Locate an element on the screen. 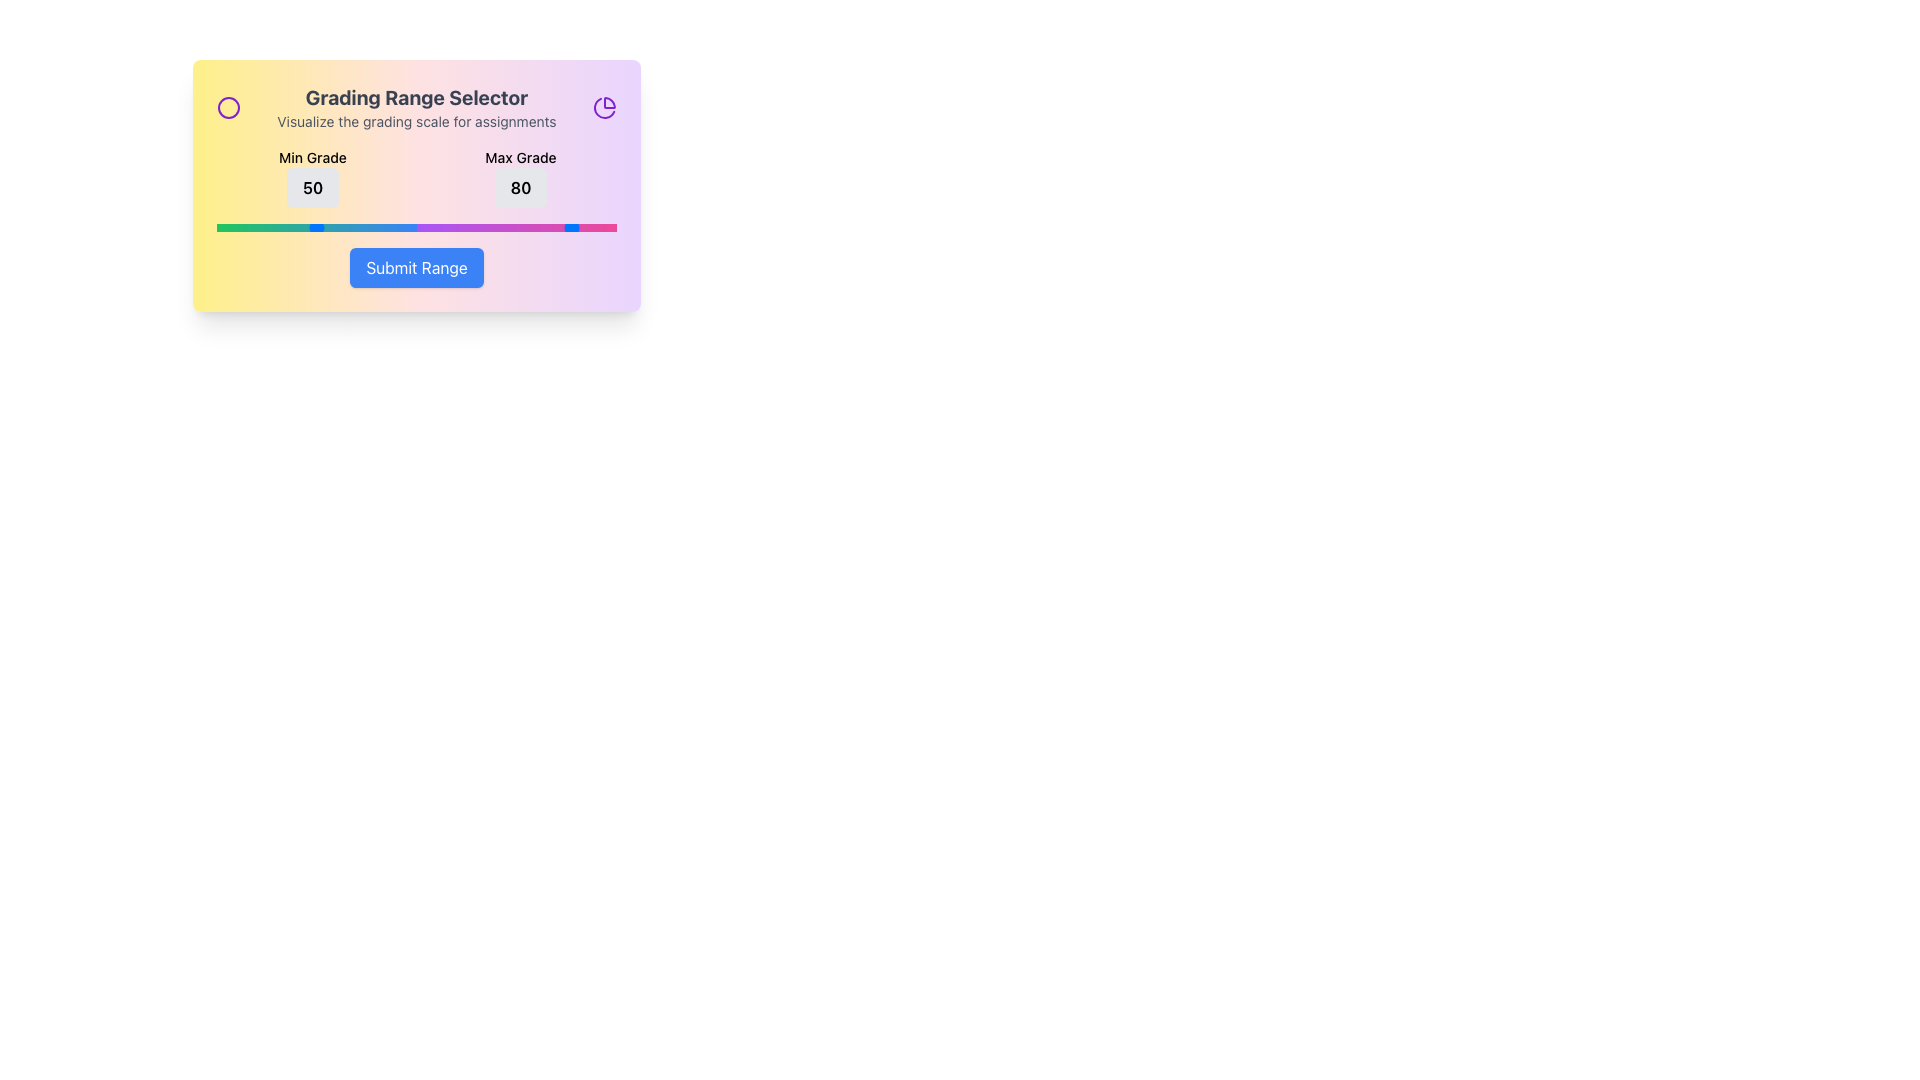 The image size is (1920, 1080). the Label with a numeric display that shows the maximum grading value, located to the right of the 'Min Grade' component in the grading selector interface is located at coordinates (521, 176).